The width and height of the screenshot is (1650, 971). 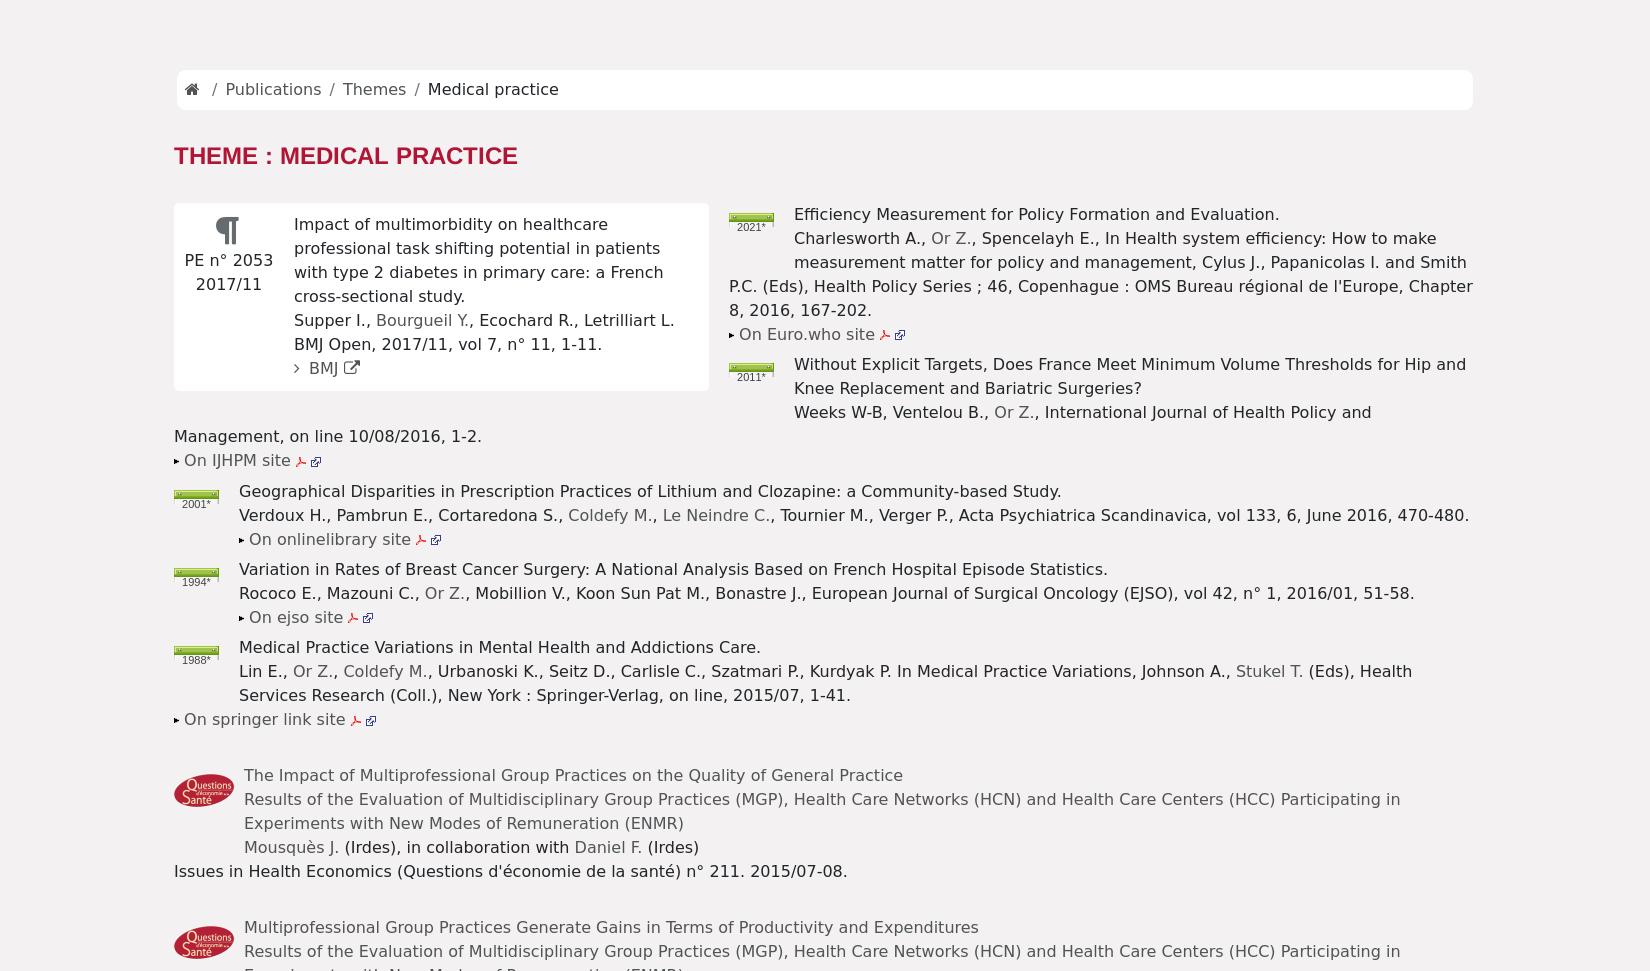 What do you see at coordinates (410, 809) in the screenshot?
I see `'How good is the quality of health care in France?'` at bounding box center [410, 809].